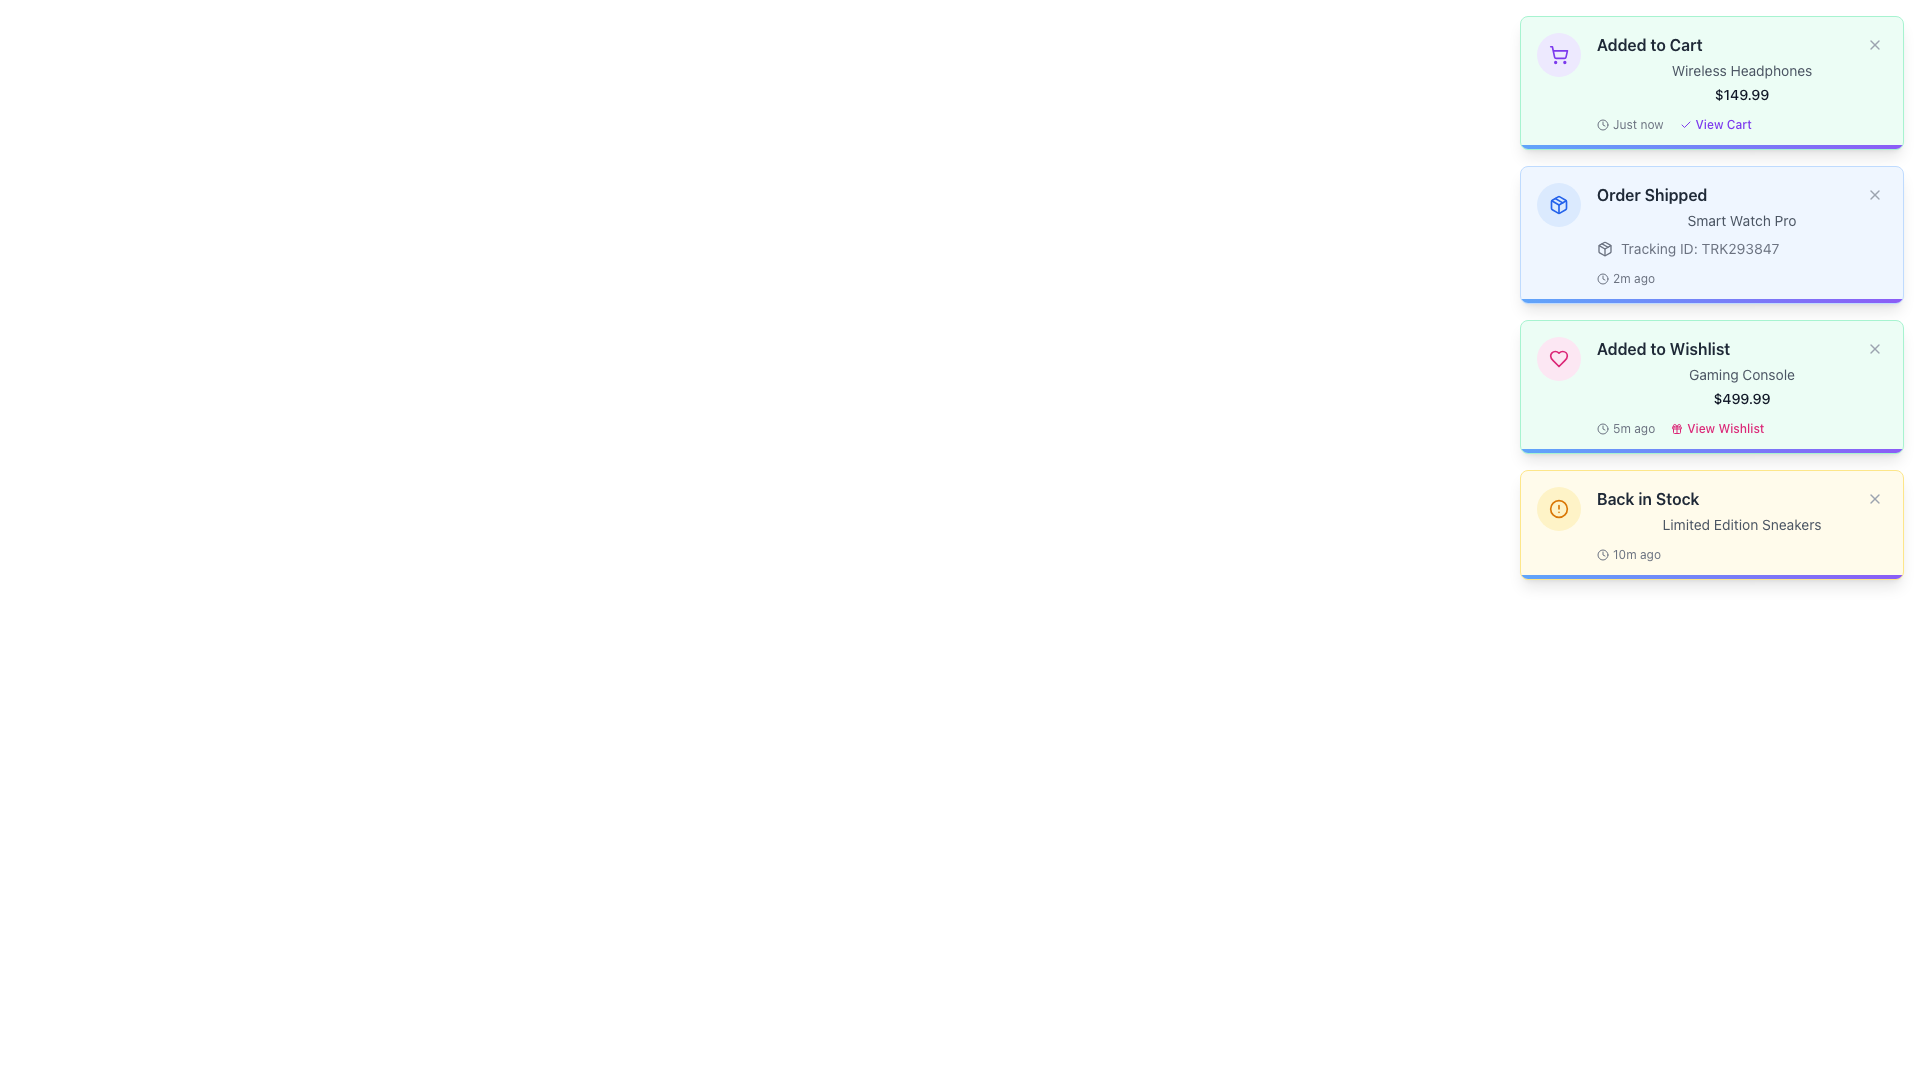  Describe the element at coordinates (1630, 124) in the screenshot. I see `the Timestamp indicator which has a clock icon and the text 'Just now', located to the left of the 'View Cart' link in the topmost information card` at that location.